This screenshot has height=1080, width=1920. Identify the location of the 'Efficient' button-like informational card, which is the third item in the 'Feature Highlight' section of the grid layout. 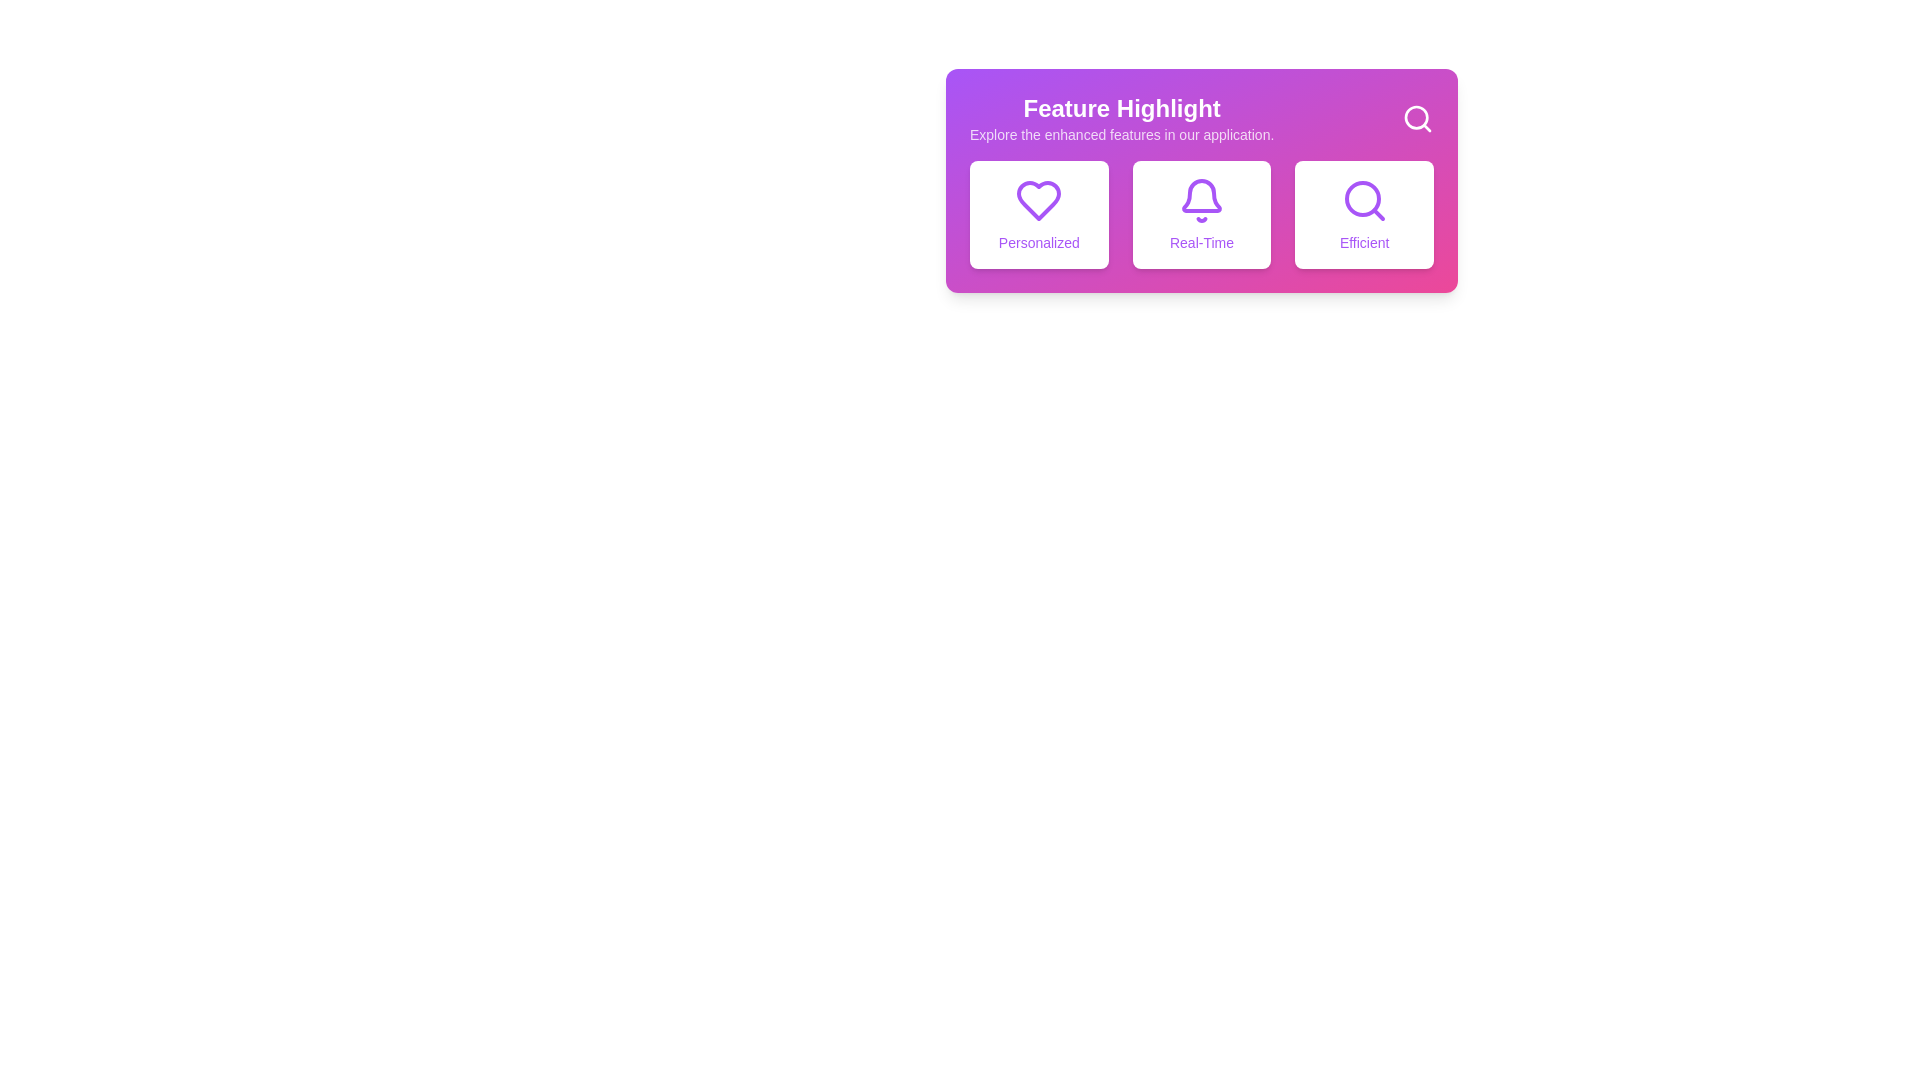
(1363, 215).